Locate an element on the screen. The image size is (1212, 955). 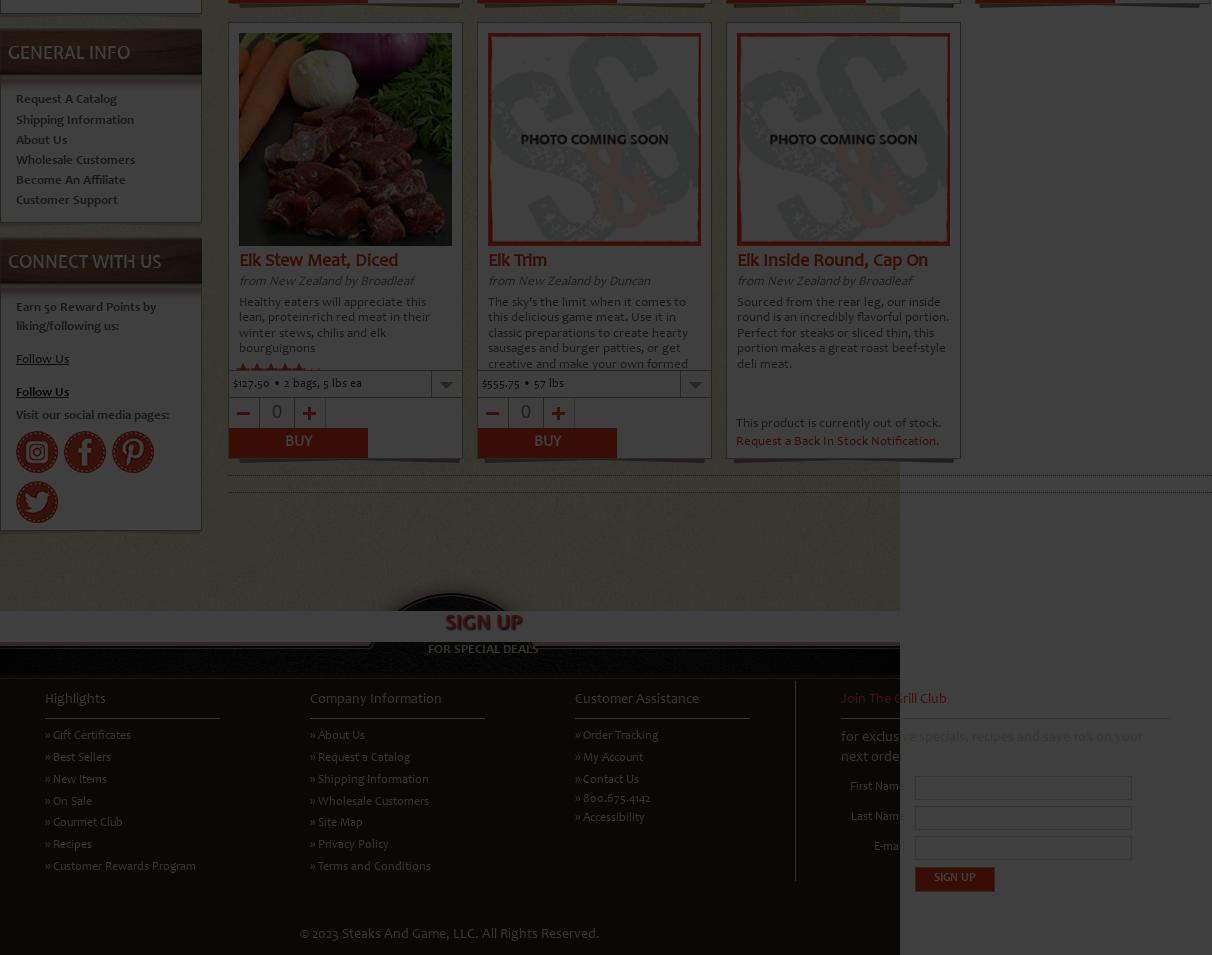
'» Contact Us' is located at coordinates (606, 777).